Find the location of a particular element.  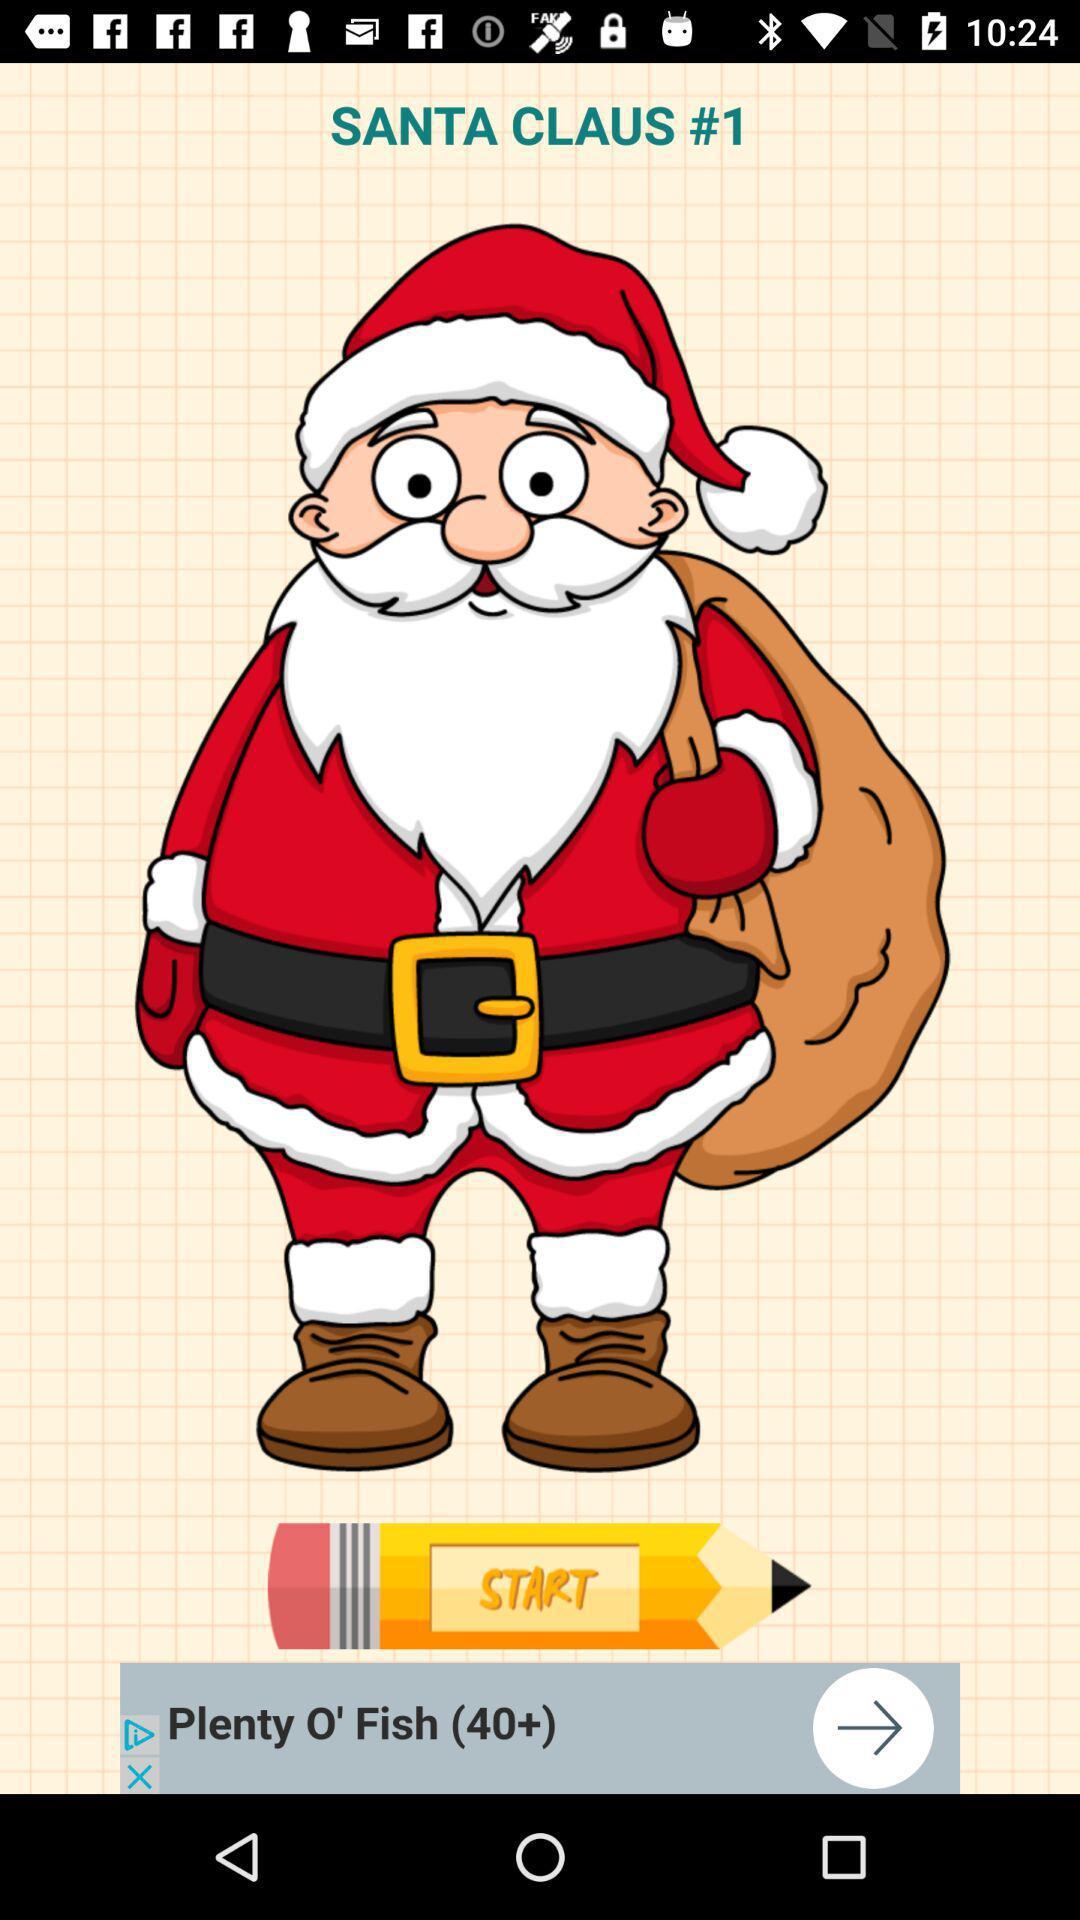

plenty o fish advertisement is located at coordinates (540, 1727).